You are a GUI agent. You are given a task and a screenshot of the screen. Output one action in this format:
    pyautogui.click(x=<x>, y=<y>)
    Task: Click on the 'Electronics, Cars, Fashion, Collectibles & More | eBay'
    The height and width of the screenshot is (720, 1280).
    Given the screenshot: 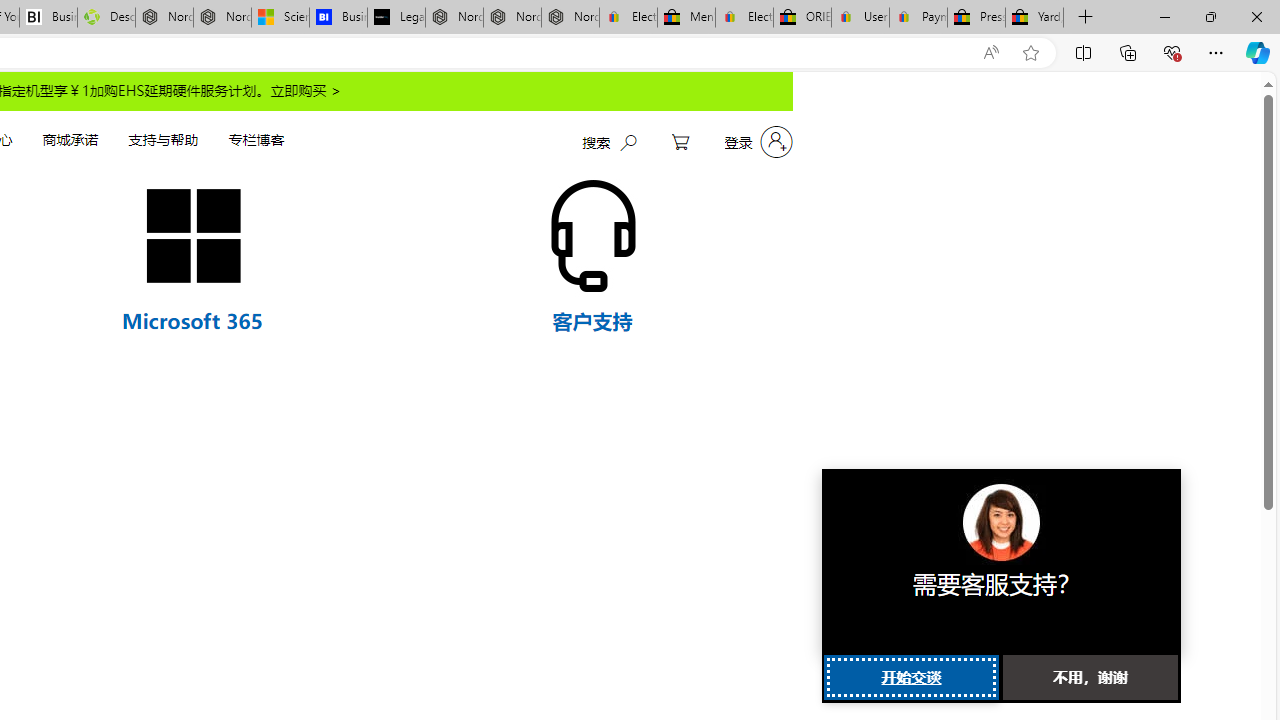 What is the action you would take?
    pyautogui.click(x=743, y=17)
    